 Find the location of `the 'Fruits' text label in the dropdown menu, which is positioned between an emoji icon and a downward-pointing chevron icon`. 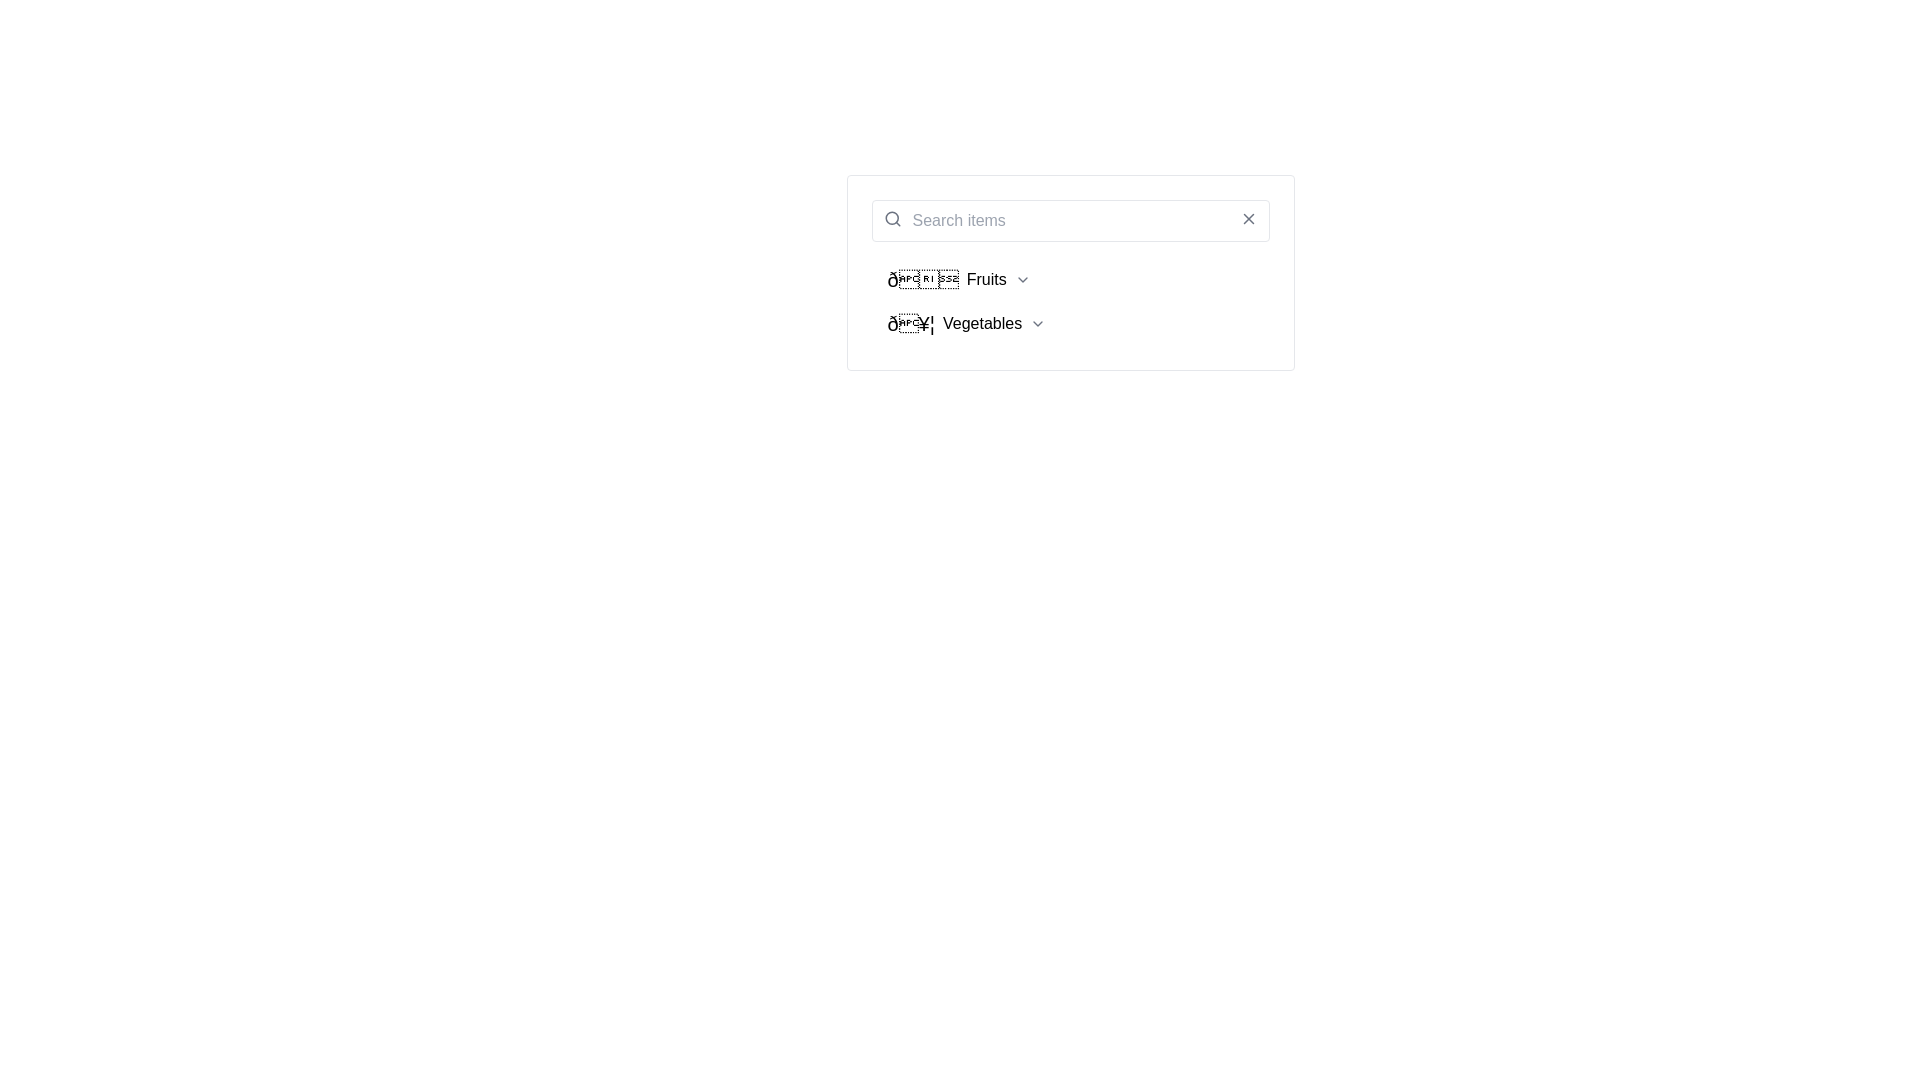

the 'Fruits' text label in the dropdown menu, which is positioned between an emoji icon and a downward-pointing chevron icon is located at coordinates (986, 280).